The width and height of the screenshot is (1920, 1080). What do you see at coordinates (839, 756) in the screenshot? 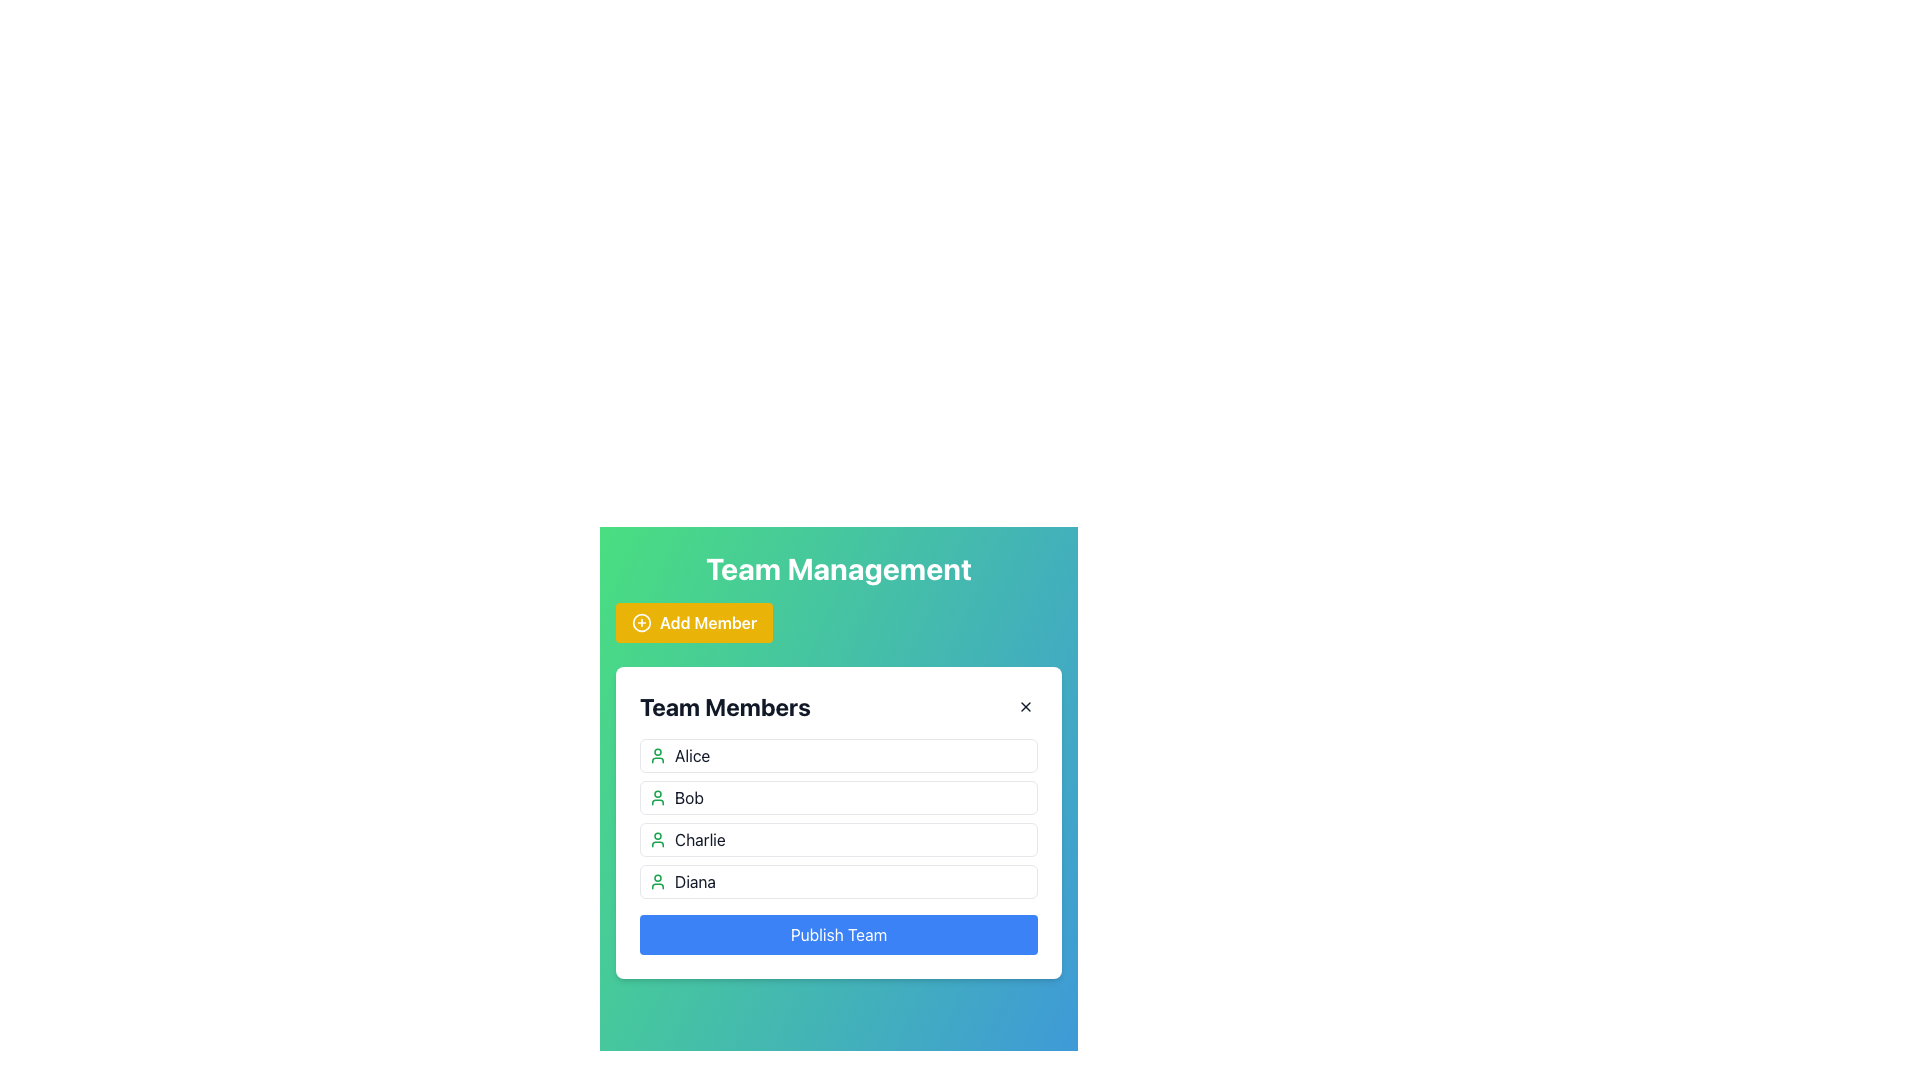
I see `on the list item representing team member 'Alice' in the 'Team Members' list` at bounding box center [839, 756].